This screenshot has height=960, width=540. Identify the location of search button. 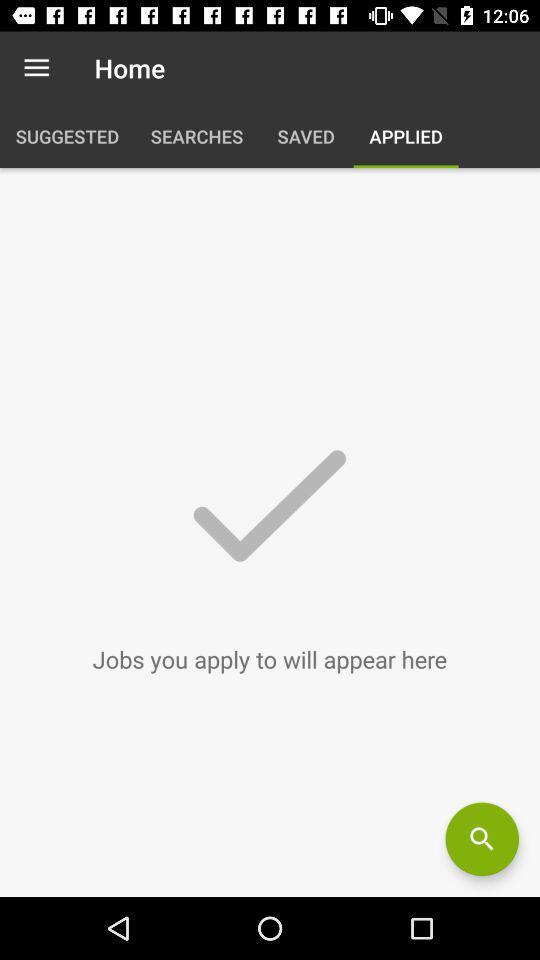
(481, 839).